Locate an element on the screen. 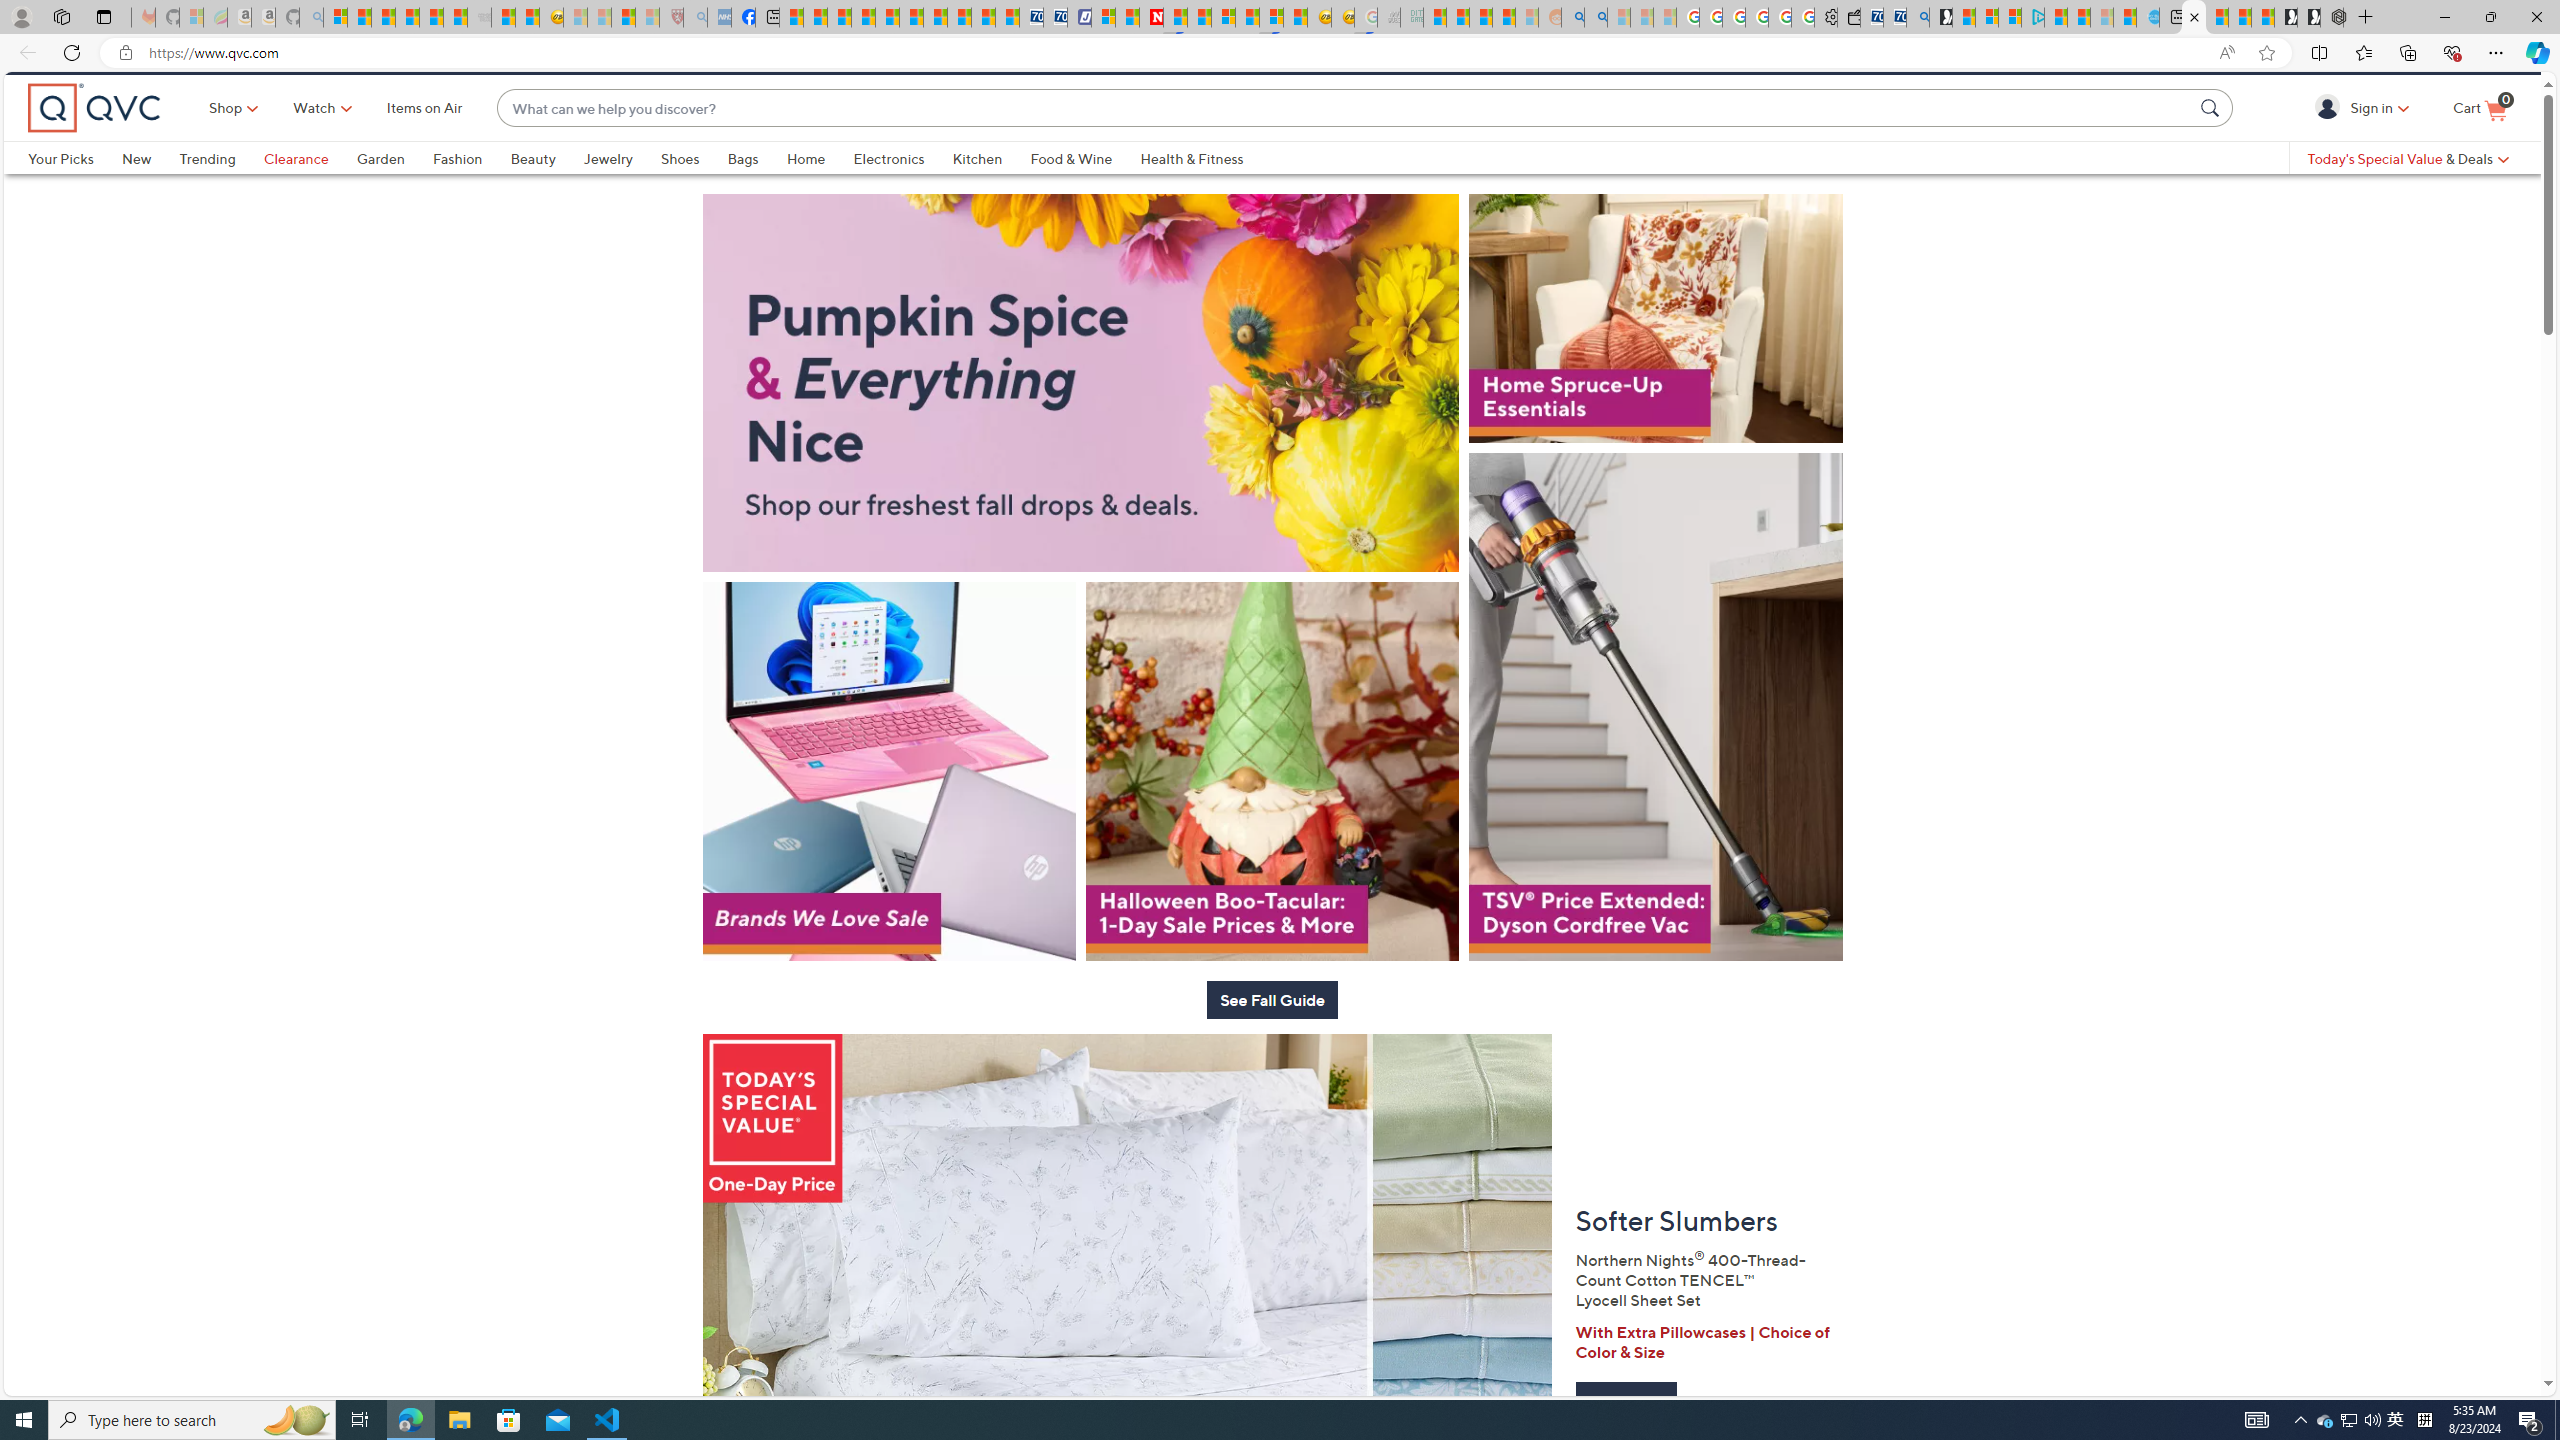 Image resolution: width=2560 pixels, height=1440 pixels. 'Shop' is located at coordinates (227, 141).